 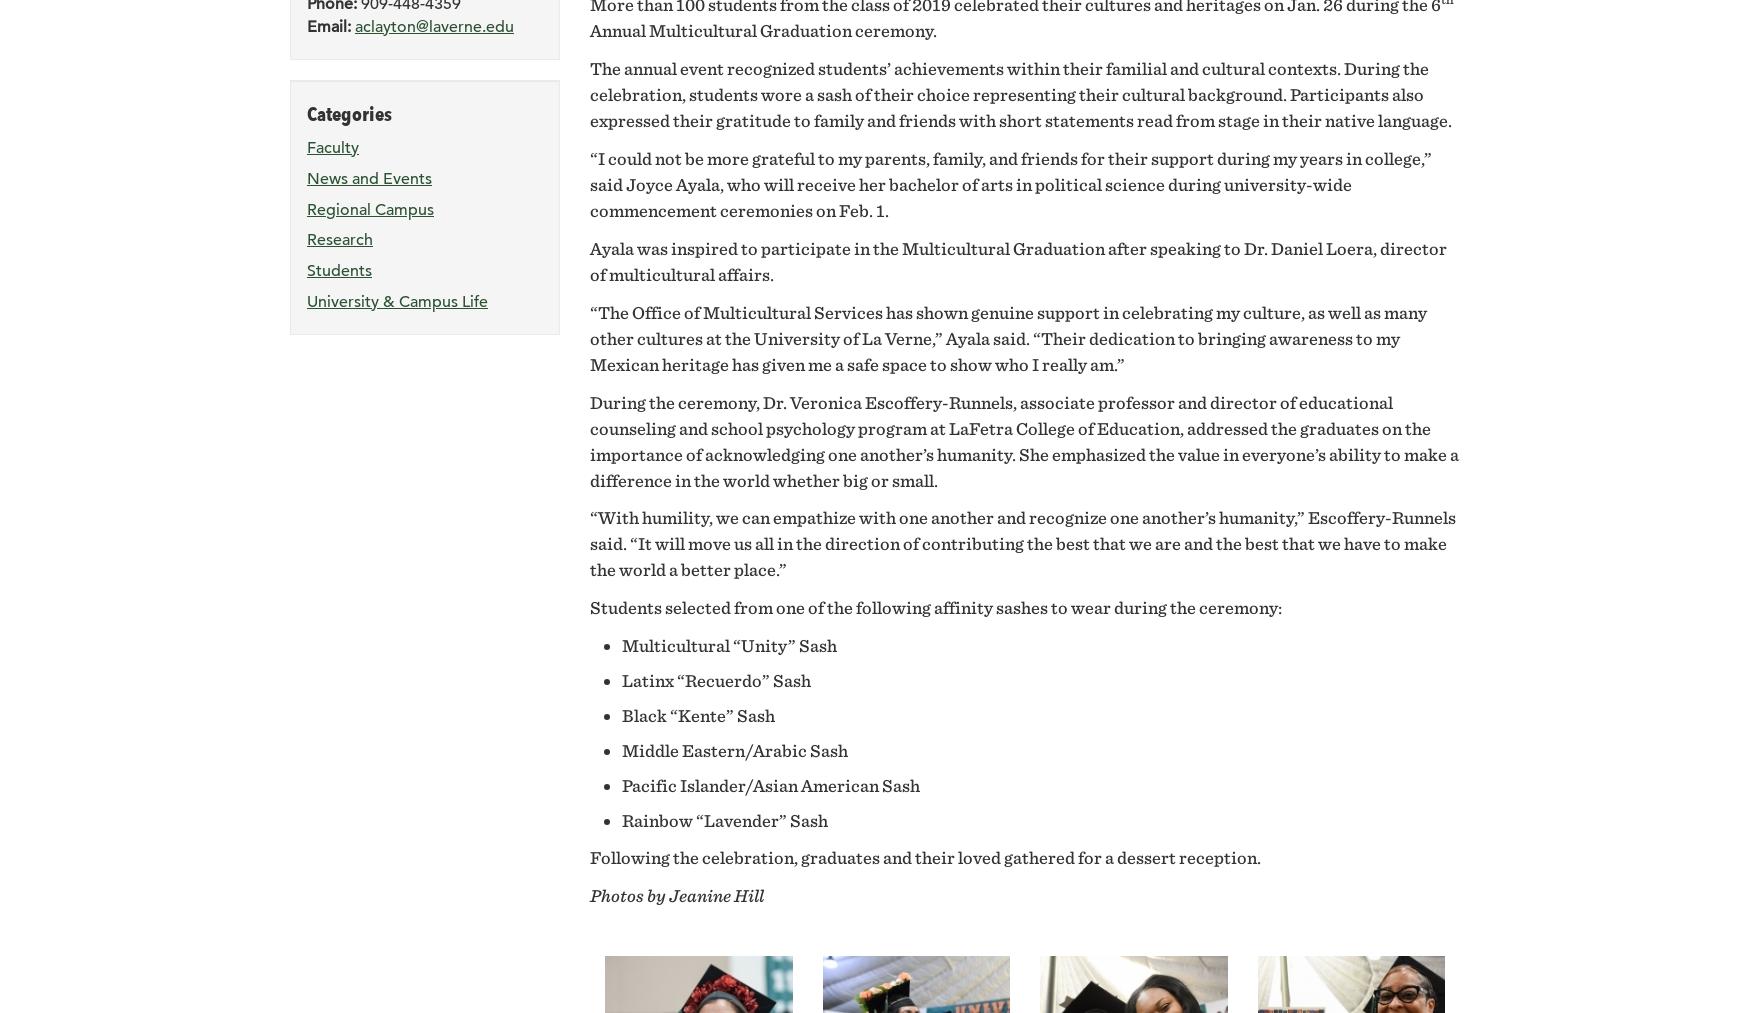 What do you see at coordinates (1017, 259) in the screenshot?
I see `'Ayala was inspired to participate in the Multicultural Graduation after speaking to Dr. Daniel Loera, director of multicultural affairs.'` at bounding box center [1017, 259].